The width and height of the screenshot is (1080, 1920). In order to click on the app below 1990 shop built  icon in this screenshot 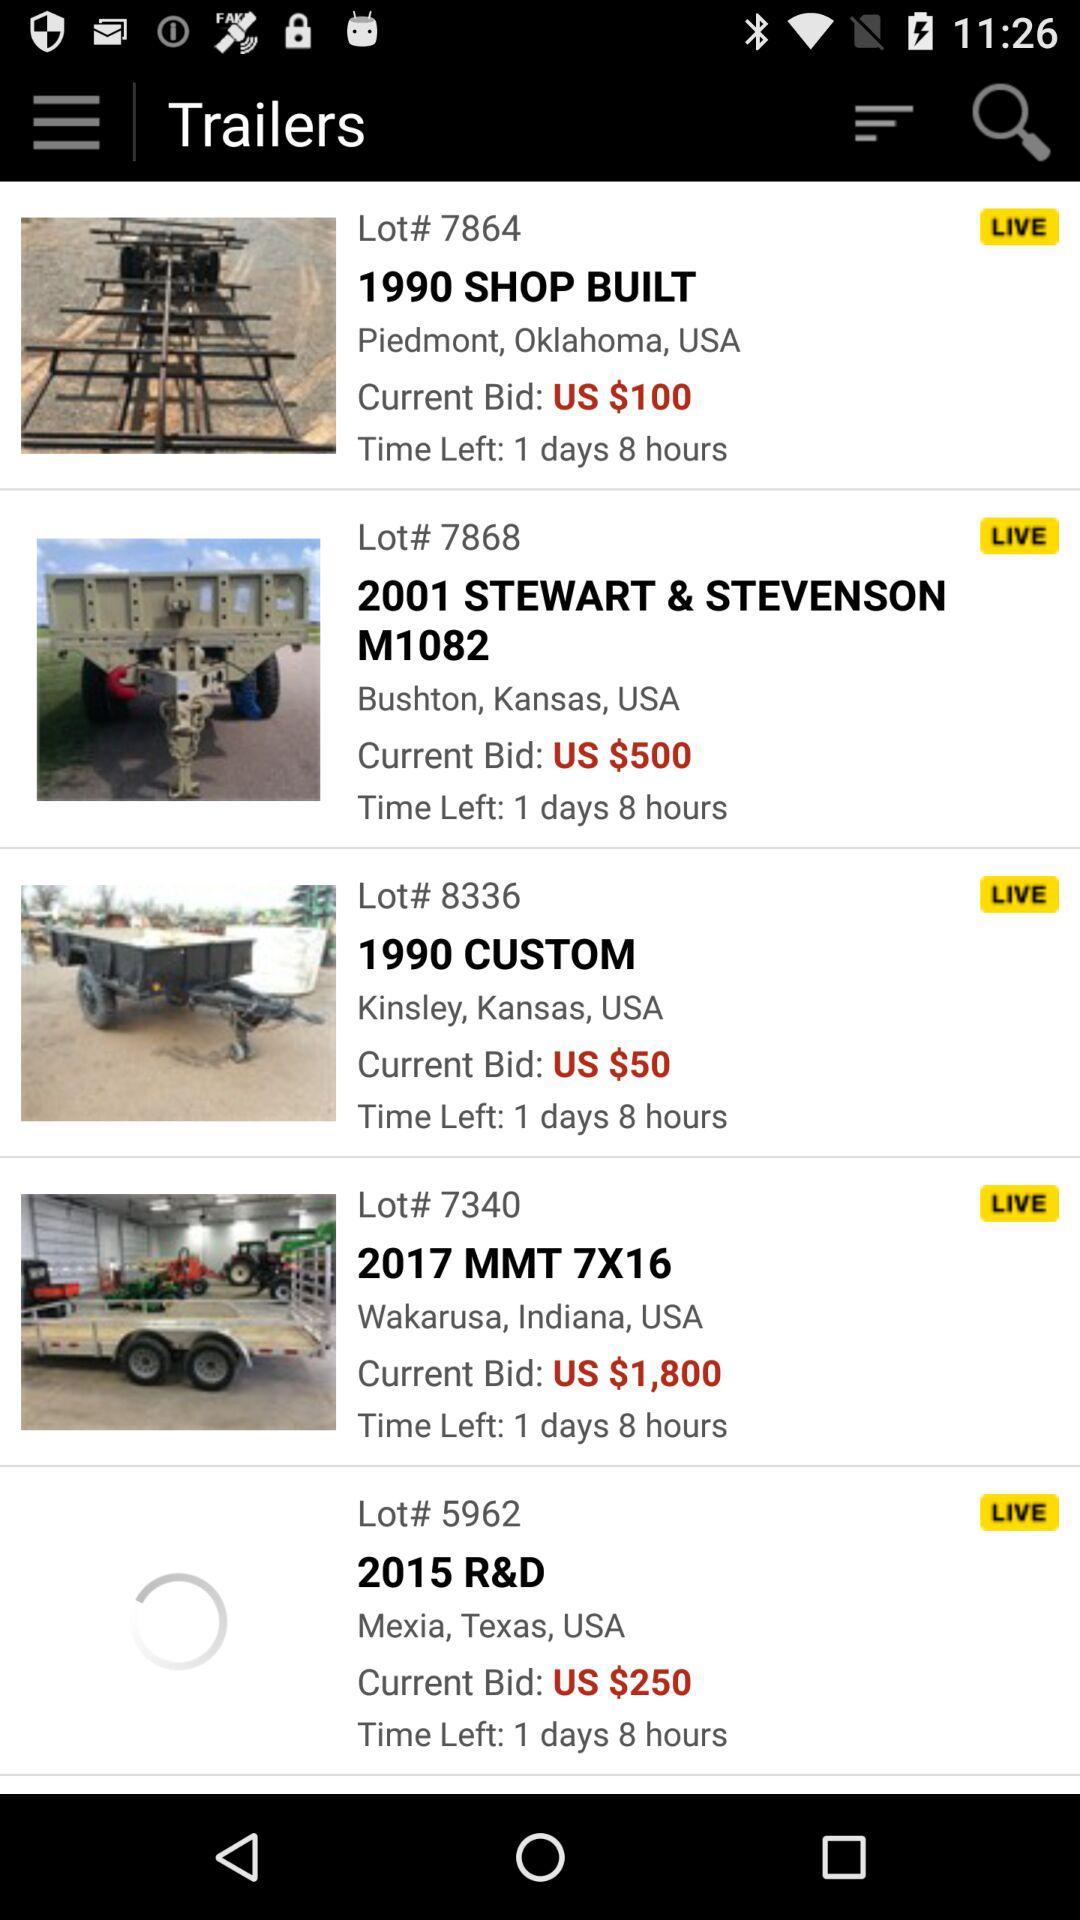, I will do `click(548, 338)`.